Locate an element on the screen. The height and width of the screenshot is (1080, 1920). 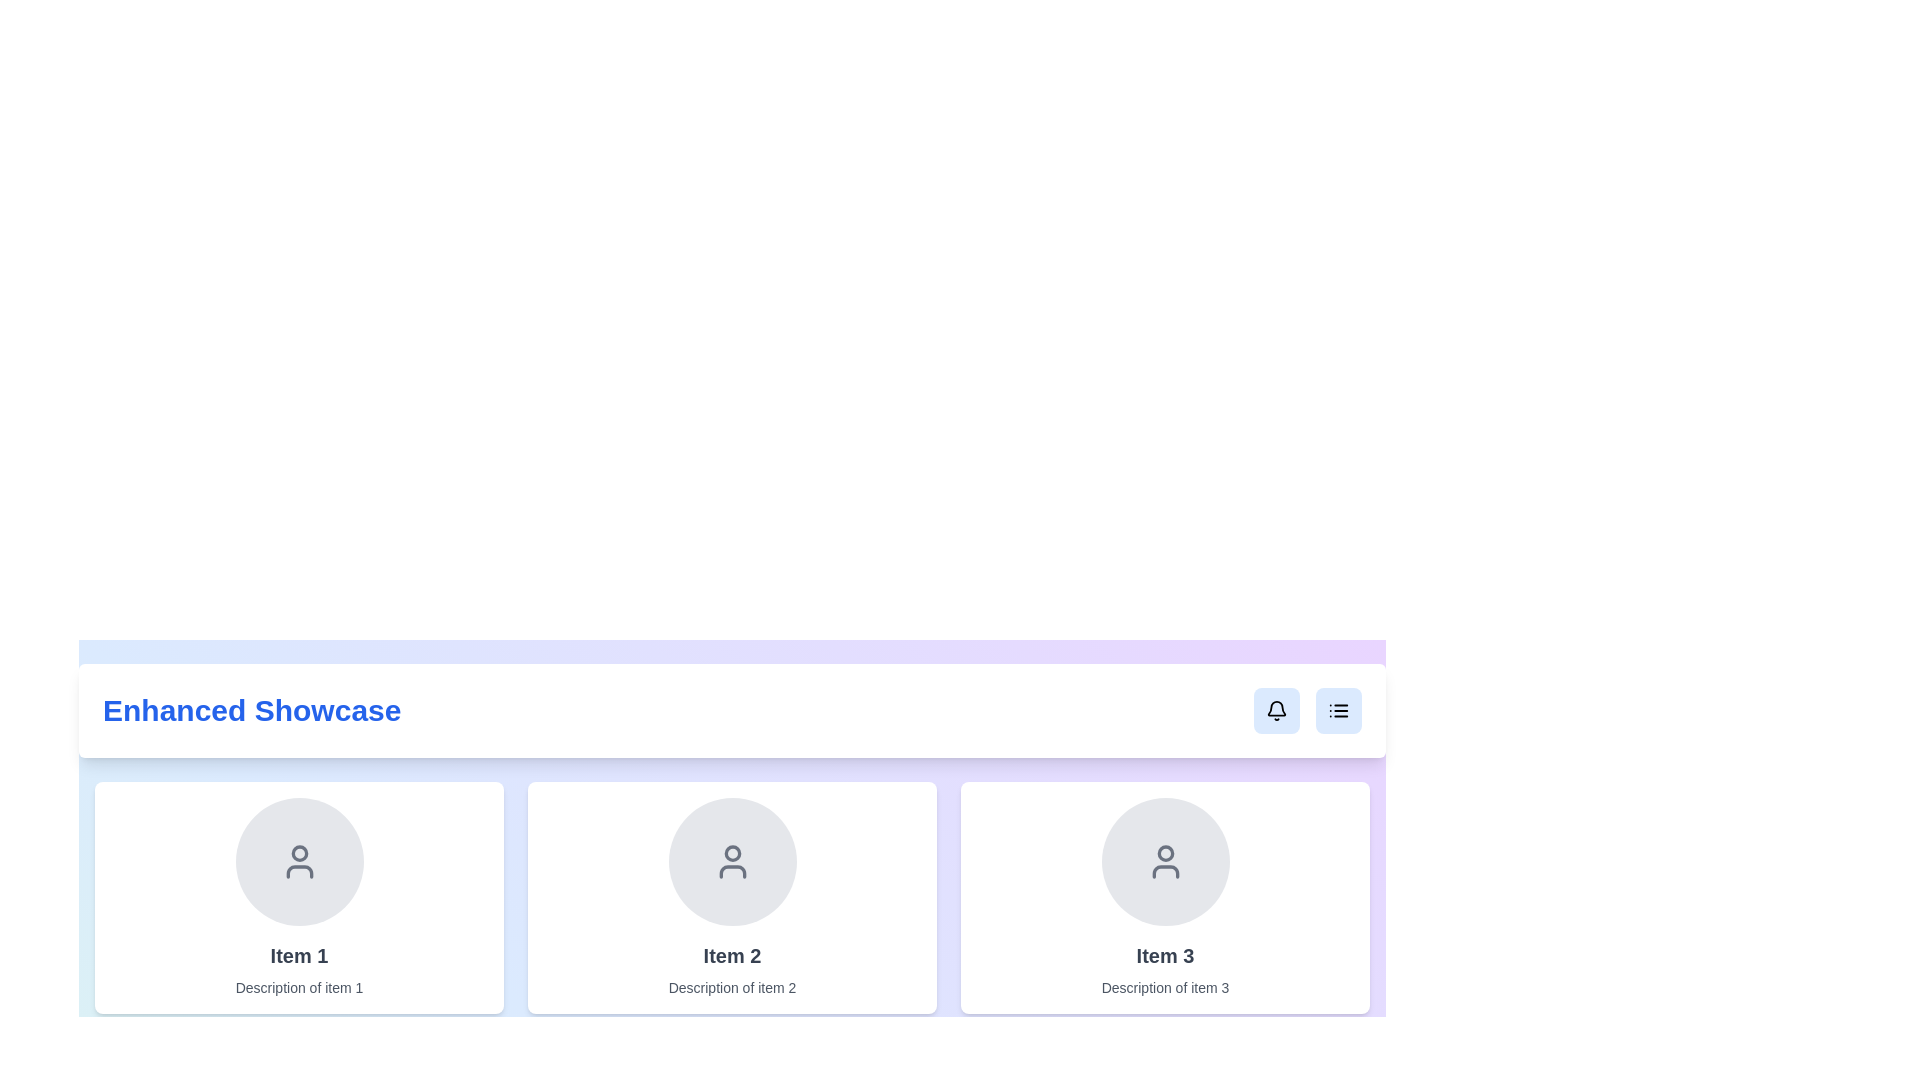
the light blue button with a bell icon located at the top-right corner of the interface is located at coordinates (1275, 709).